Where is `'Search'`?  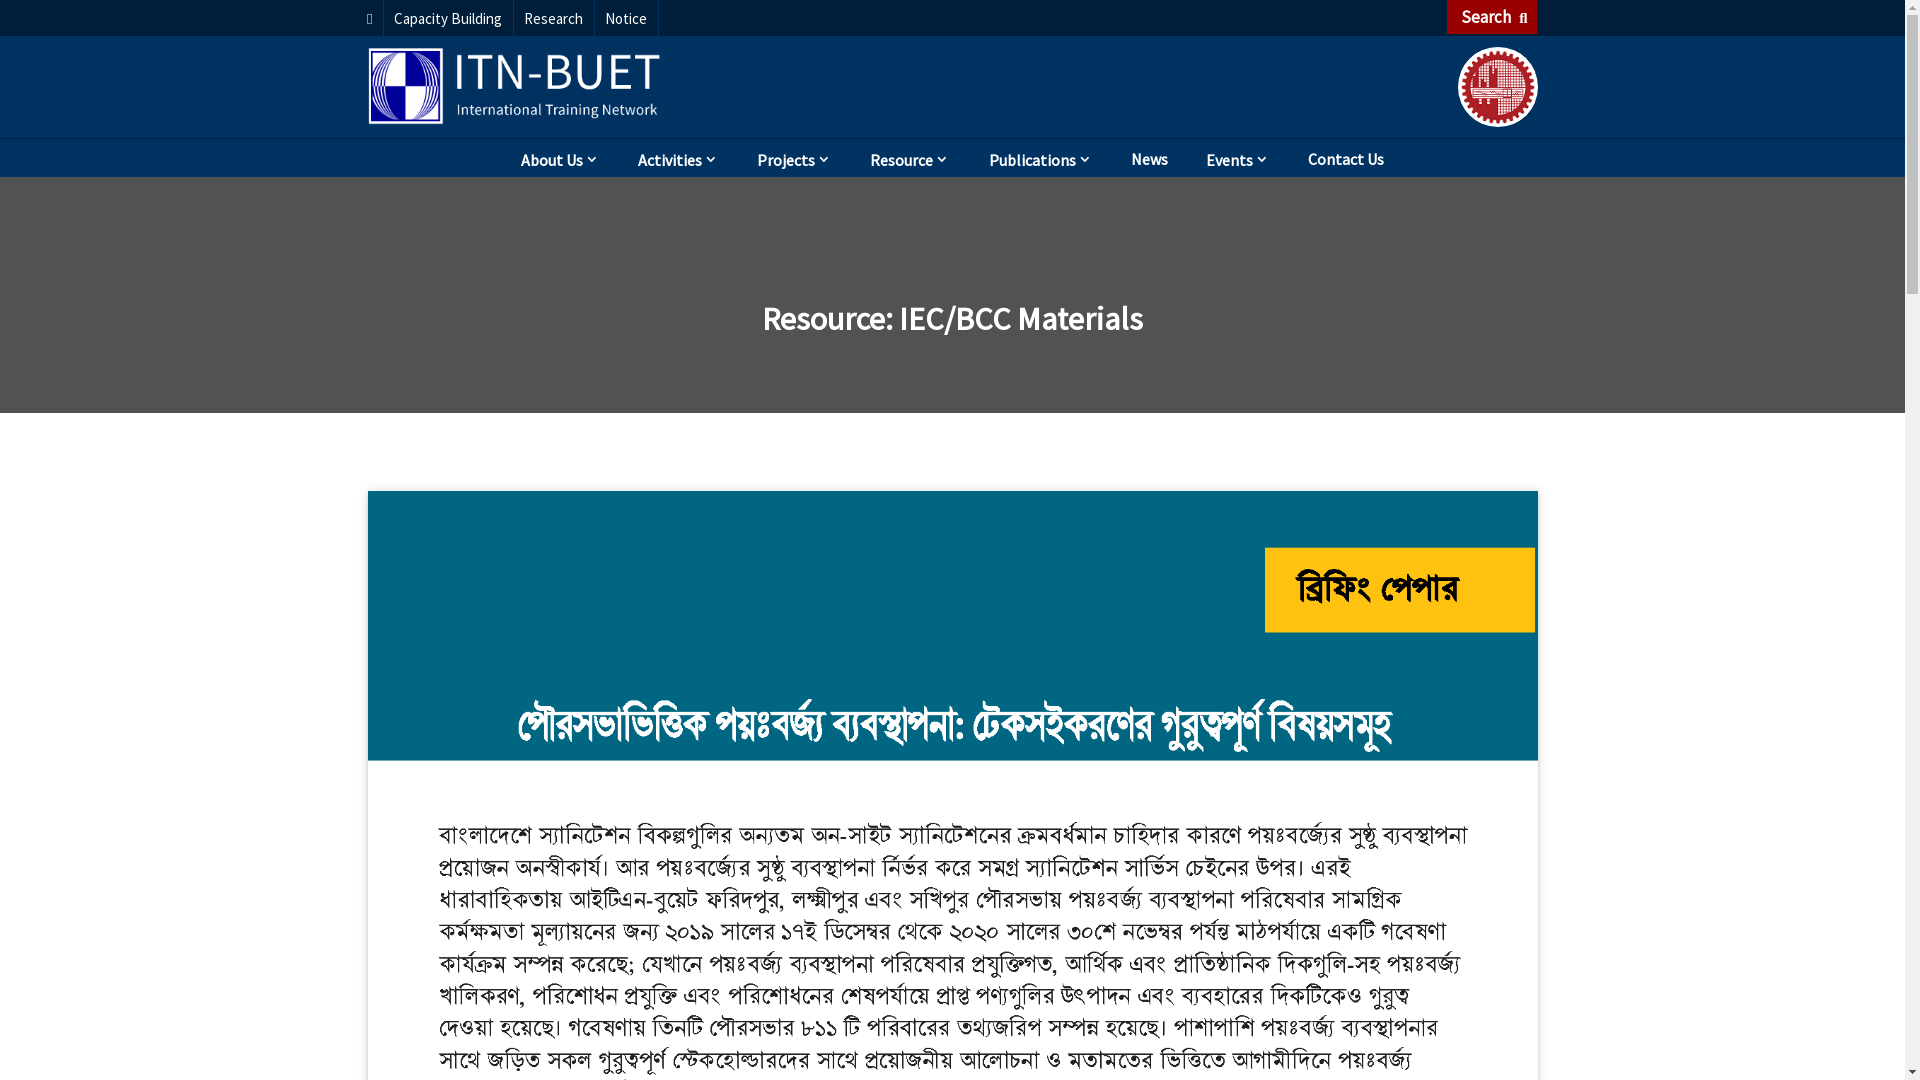 'Search' is located at coordinates (1492, 16).